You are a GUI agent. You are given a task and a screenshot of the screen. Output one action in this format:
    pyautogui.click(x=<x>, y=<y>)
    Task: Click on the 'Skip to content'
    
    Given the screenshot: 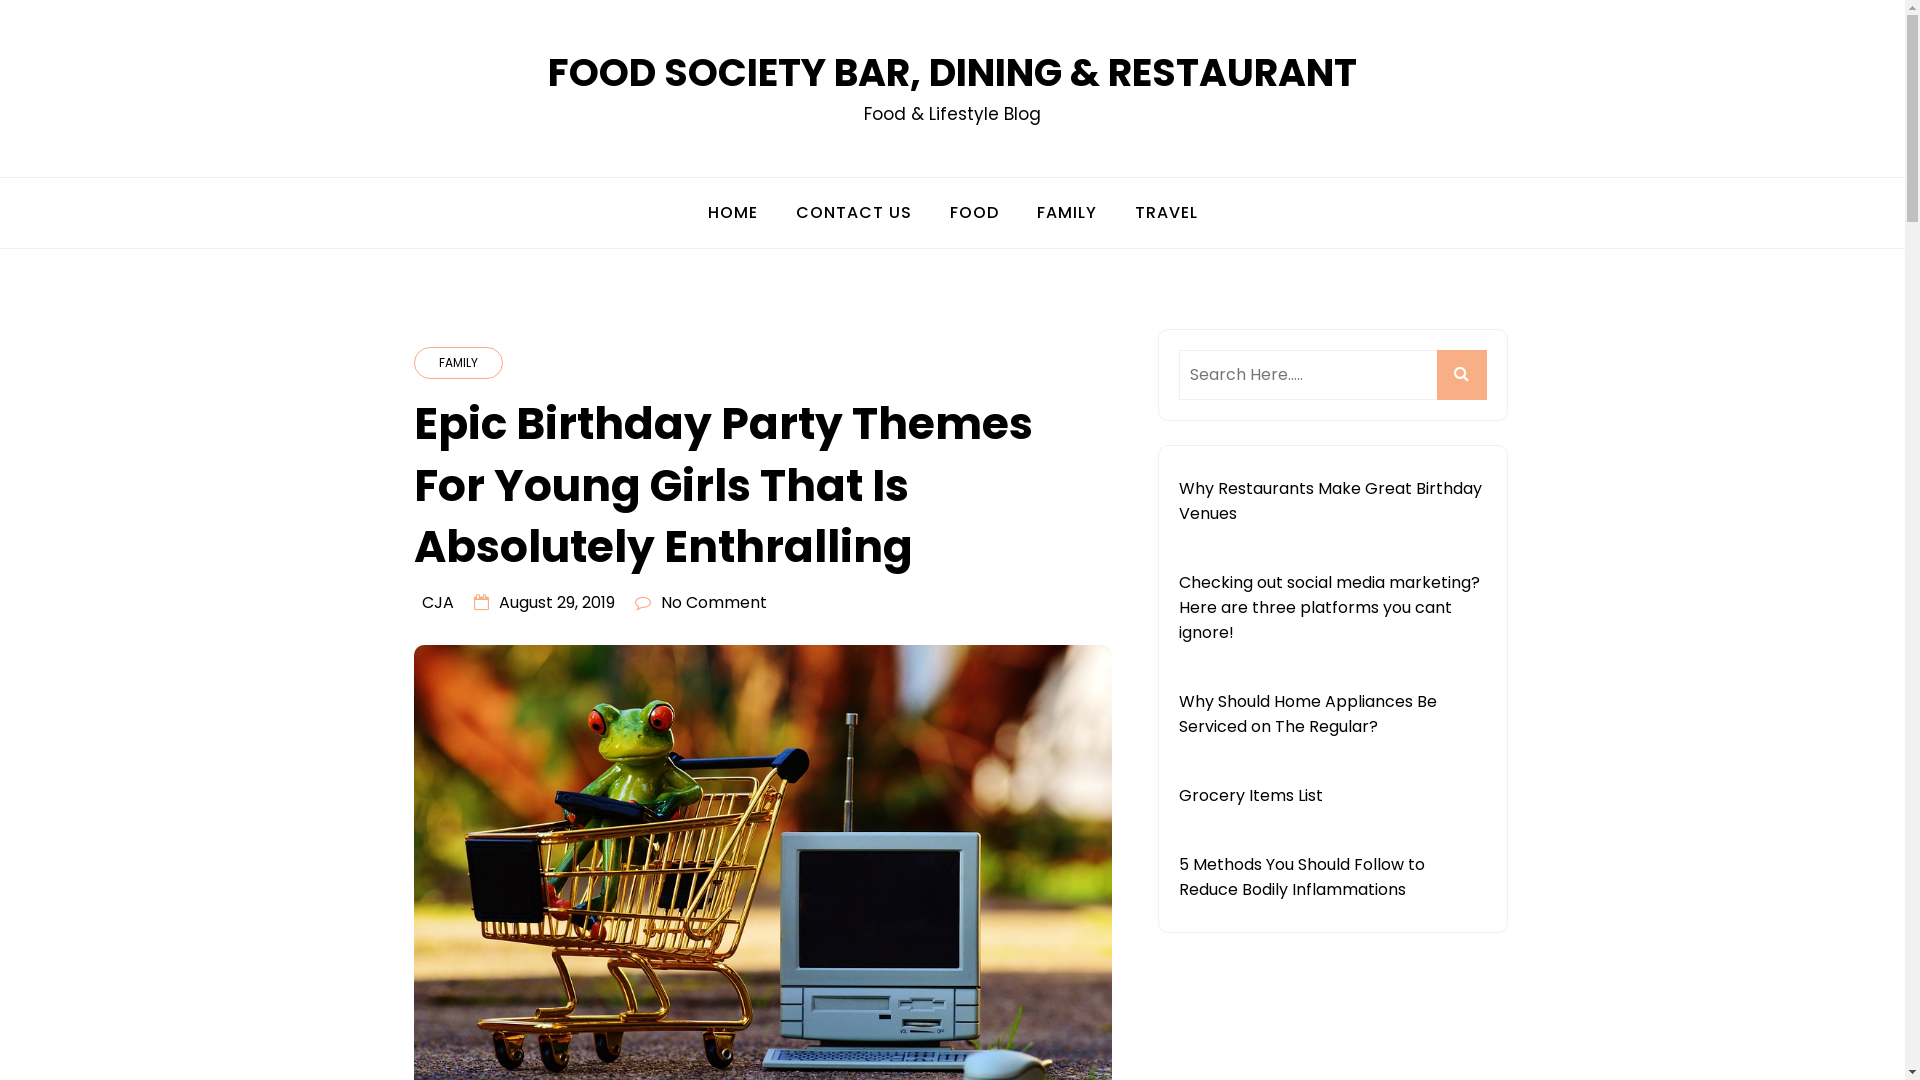 What is the action you would take?
    pyautogui.click(x=0, y=0)
    